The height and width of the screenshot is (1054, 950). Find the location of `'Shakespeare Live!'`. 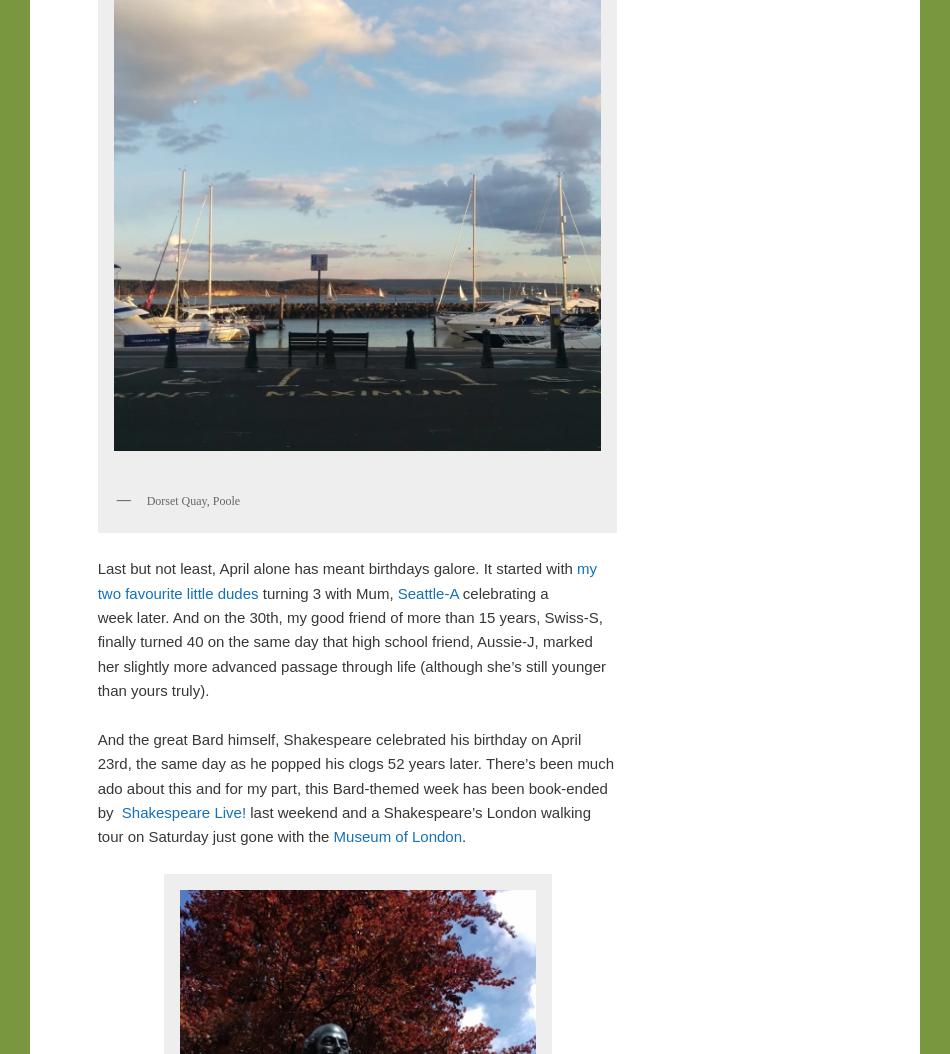

'Shakespeare Live!' is located at coordinates (183, 811).